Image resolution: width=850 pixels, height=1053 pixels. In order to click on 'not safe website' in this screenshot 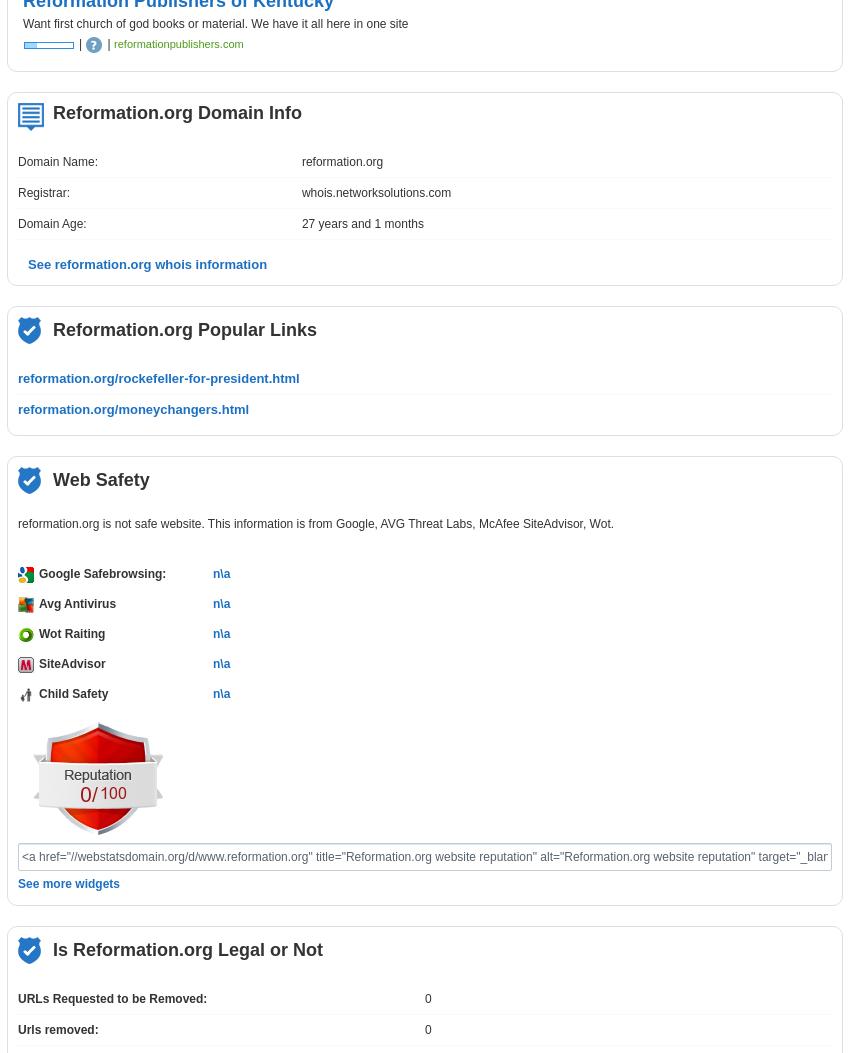, I will do `click(157, 523)`.